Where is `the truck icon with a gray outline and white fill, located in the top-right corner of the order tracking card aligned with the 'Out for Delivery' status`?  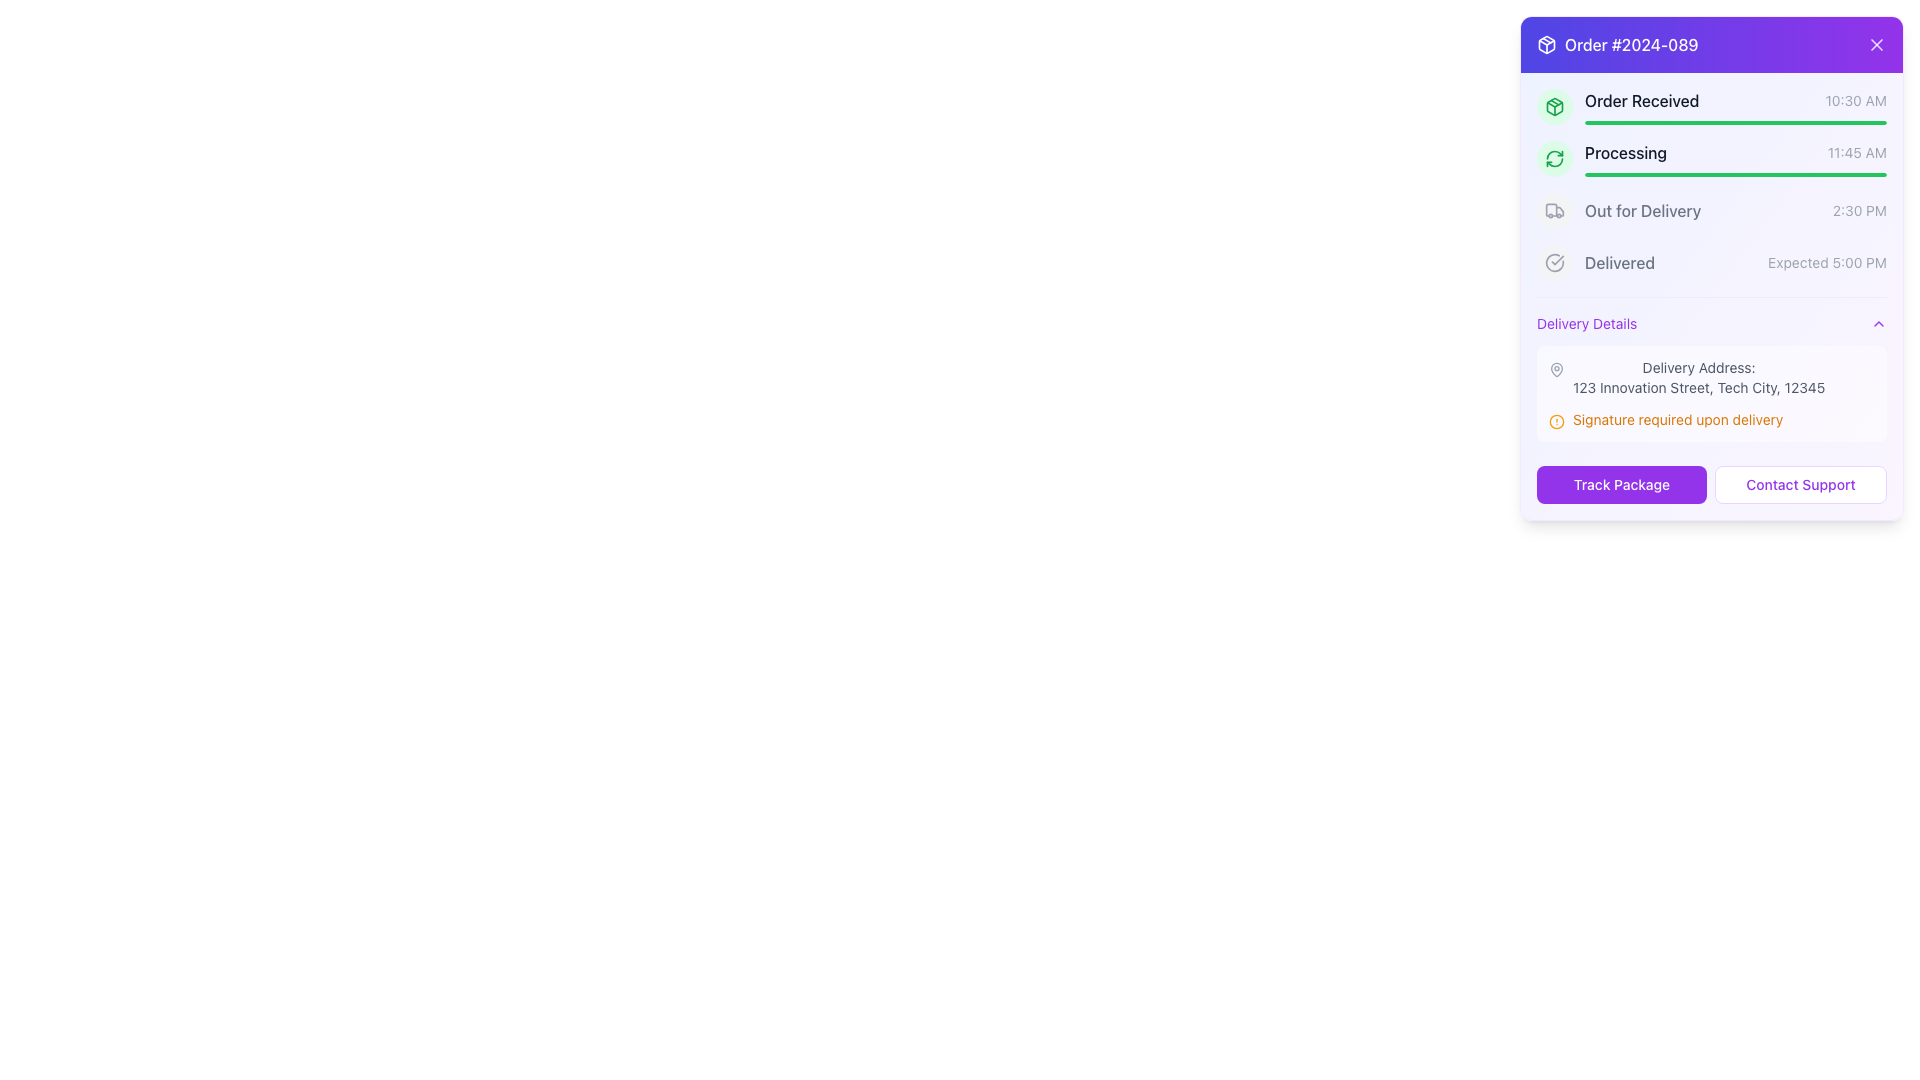
the truck icon with a gray outline and white fill, located in the top-right corner of the order tracking card aligned with the 'Out for Delivery' status is located at coordinates (1554, 211).